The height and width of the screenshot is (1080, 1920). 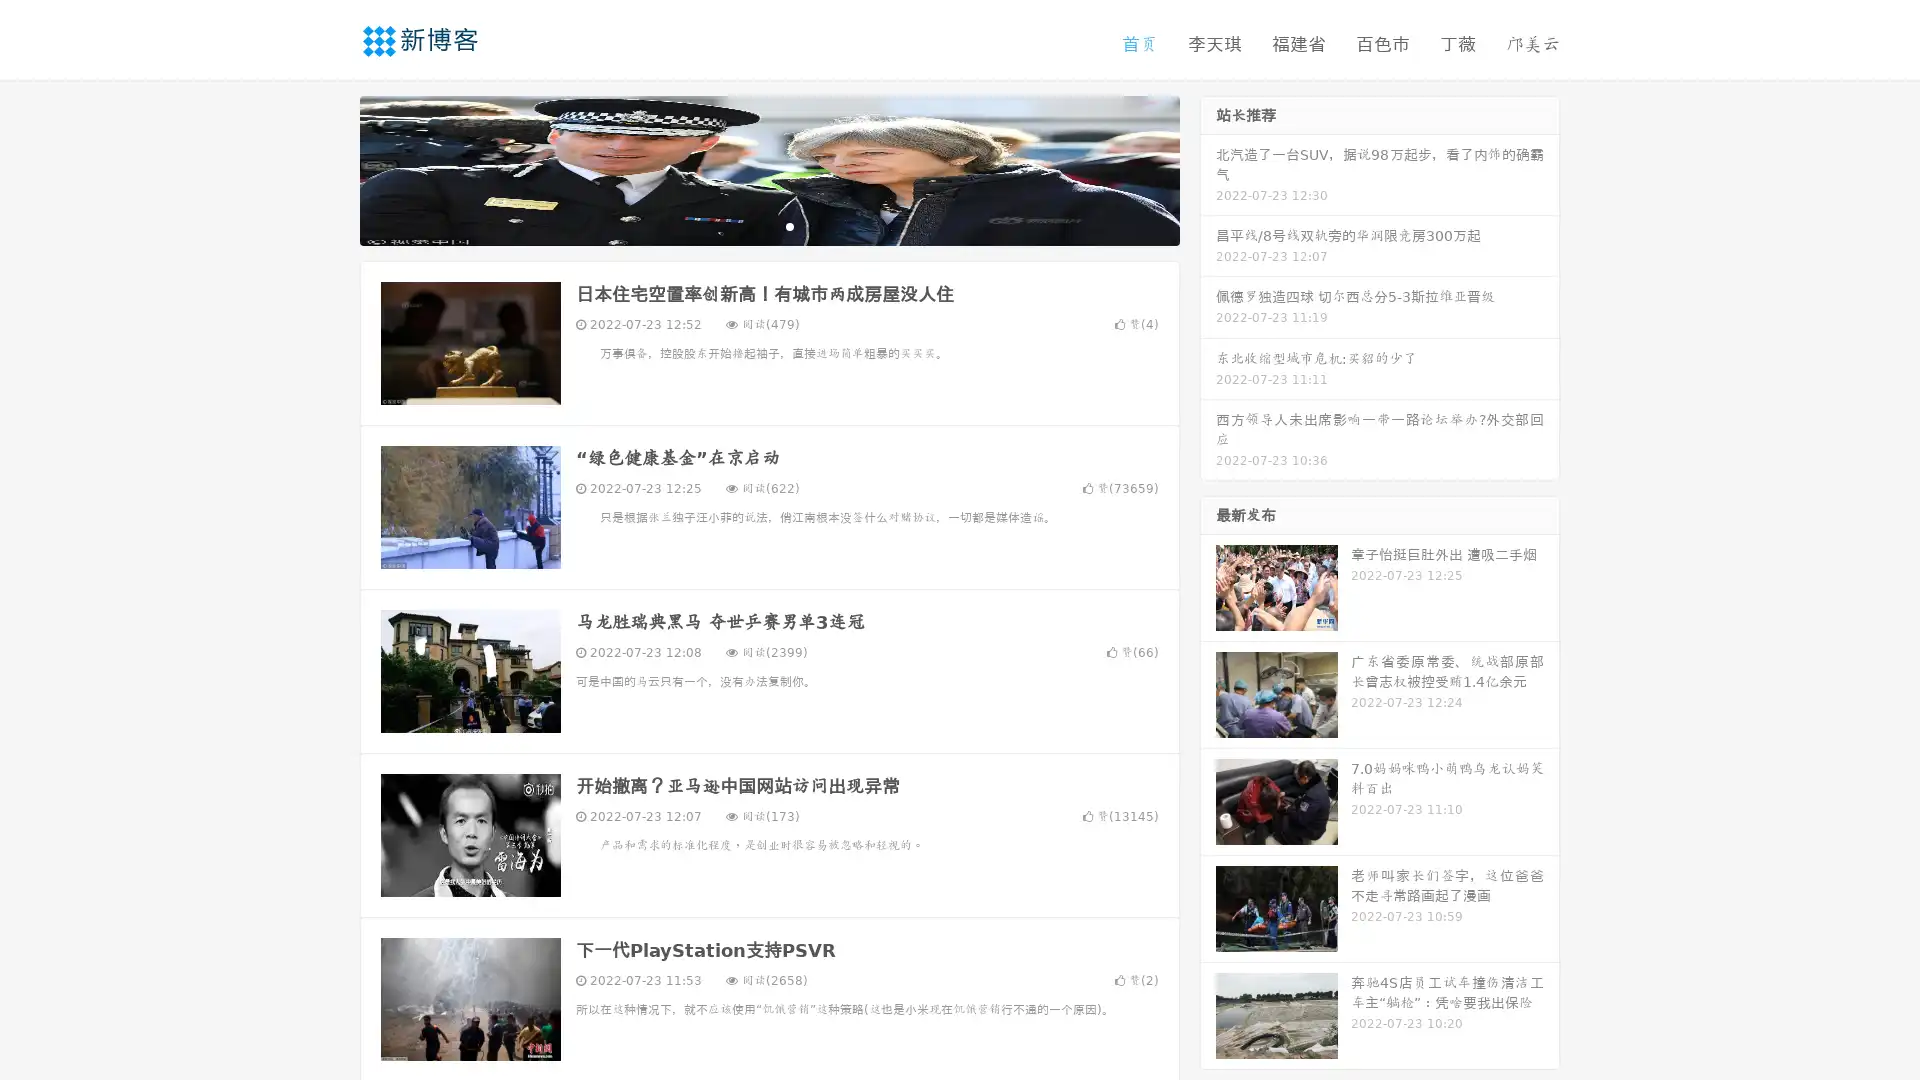 What do you see at coordinates (1208, 168) in the screenshot?
I see `Next slide` at bounding box center [1208, 168].